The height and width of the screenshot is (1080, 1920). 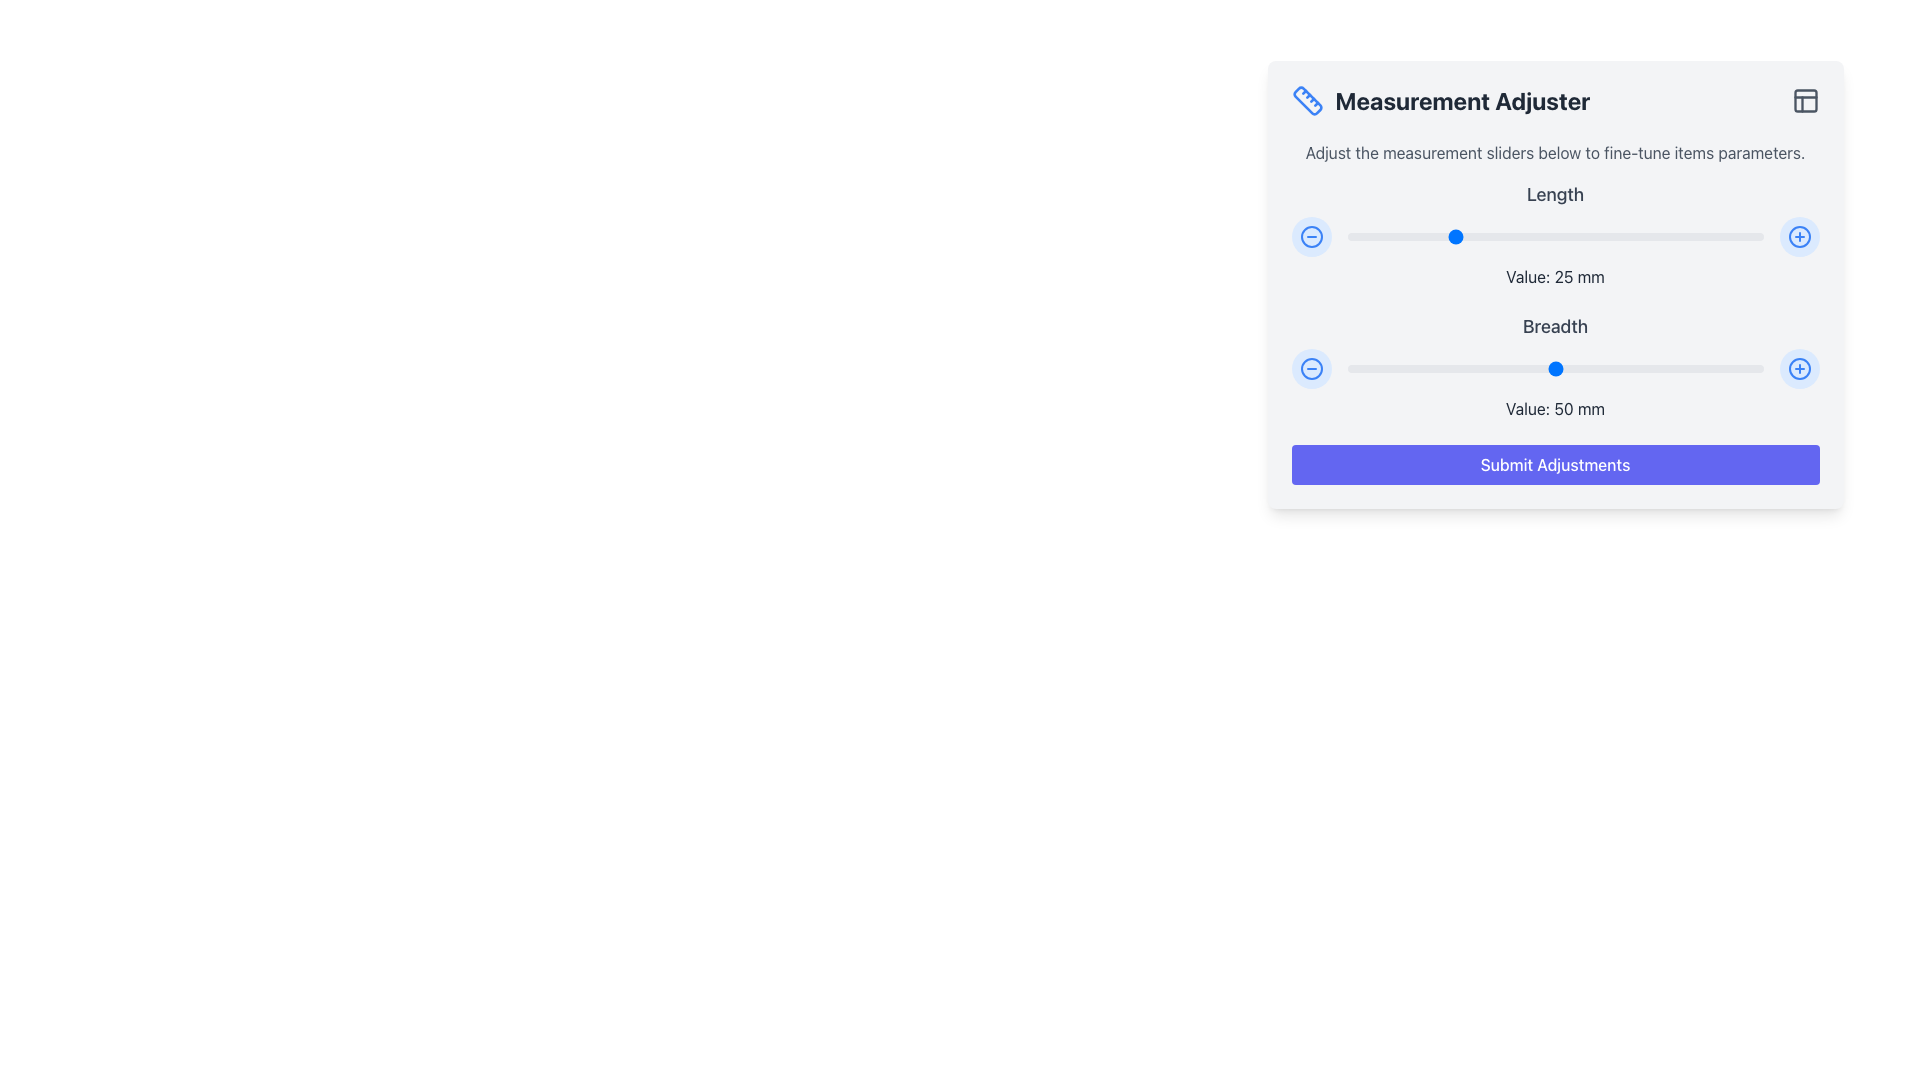 I want to click on the text label displaying 'Value: 50 mm' located below the 'Breadth' slider in the 'Measurement Adjuster' panel, so click(x=1554, y=407).